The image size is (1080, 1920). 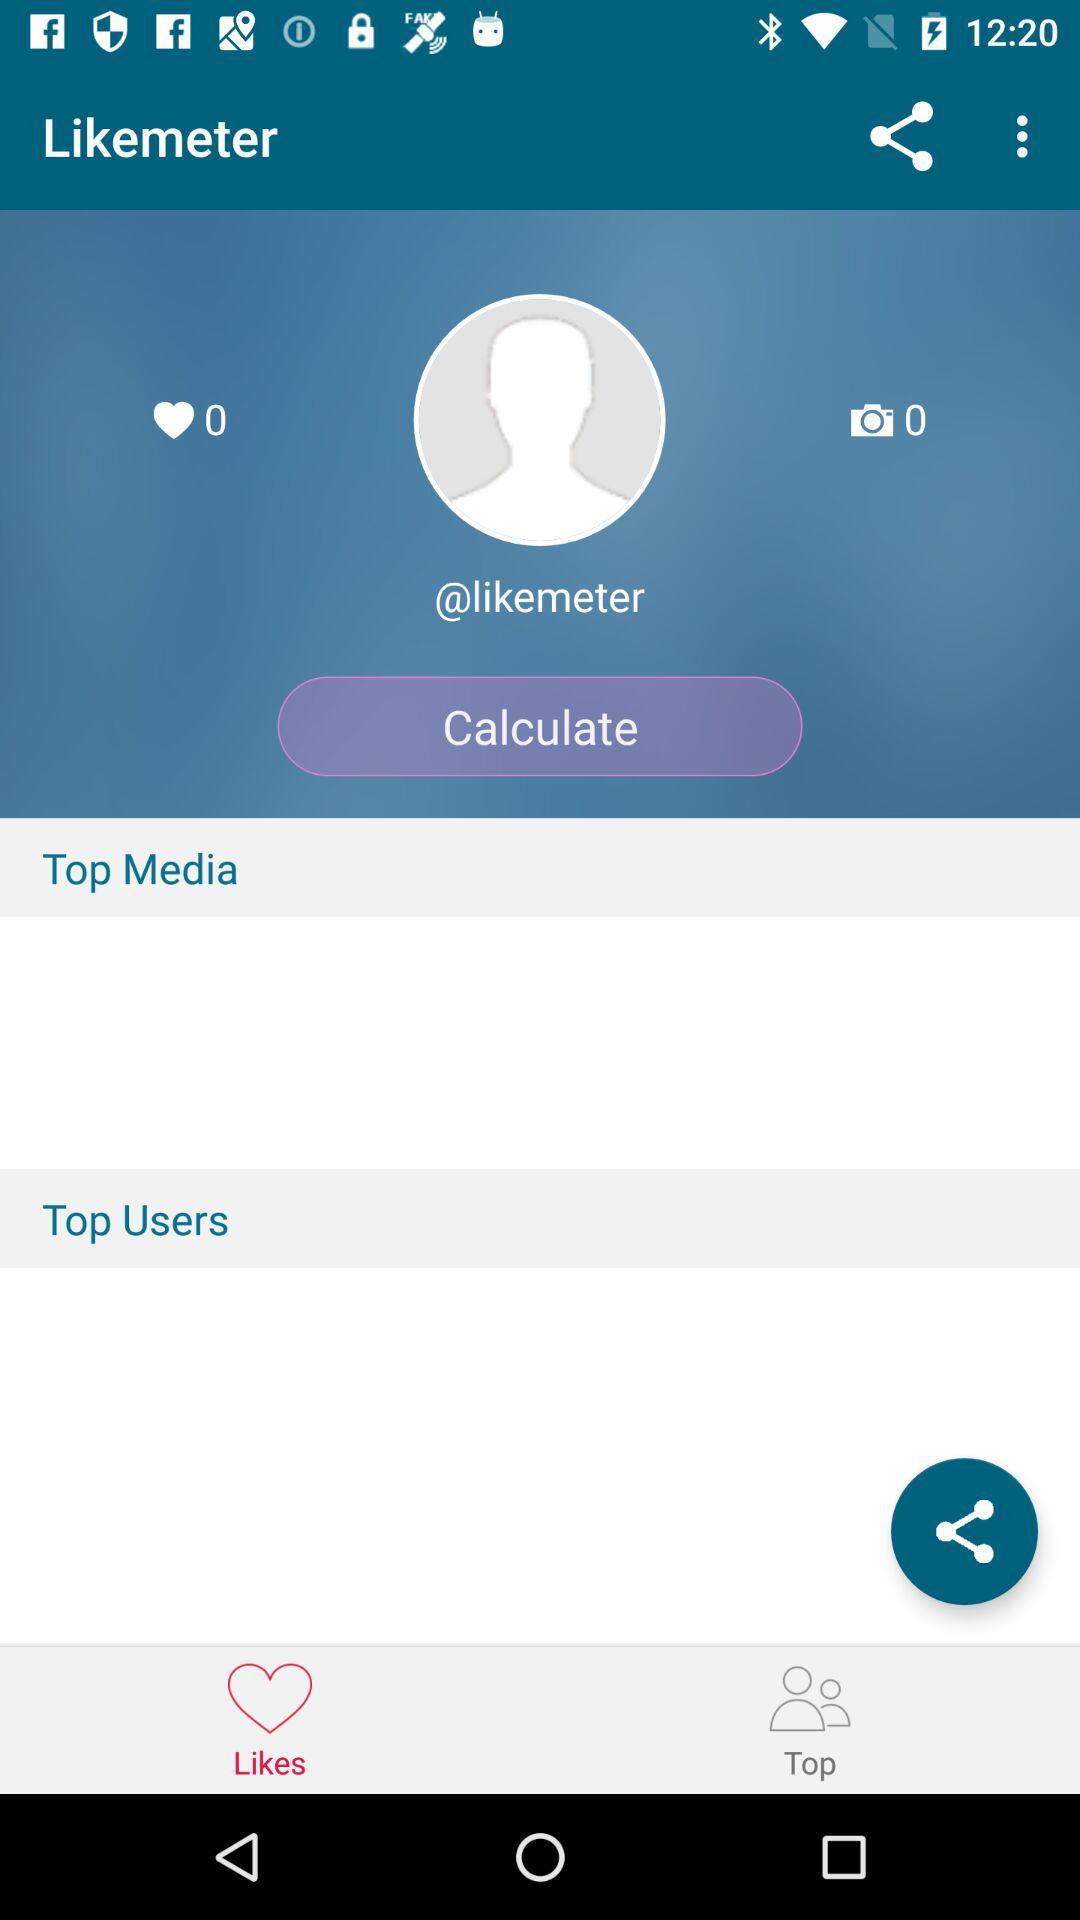 What do you see at coordinates (963, 1530) in the screenshot?
I see `the icon below the top users` at bounding box center [963, 1530].